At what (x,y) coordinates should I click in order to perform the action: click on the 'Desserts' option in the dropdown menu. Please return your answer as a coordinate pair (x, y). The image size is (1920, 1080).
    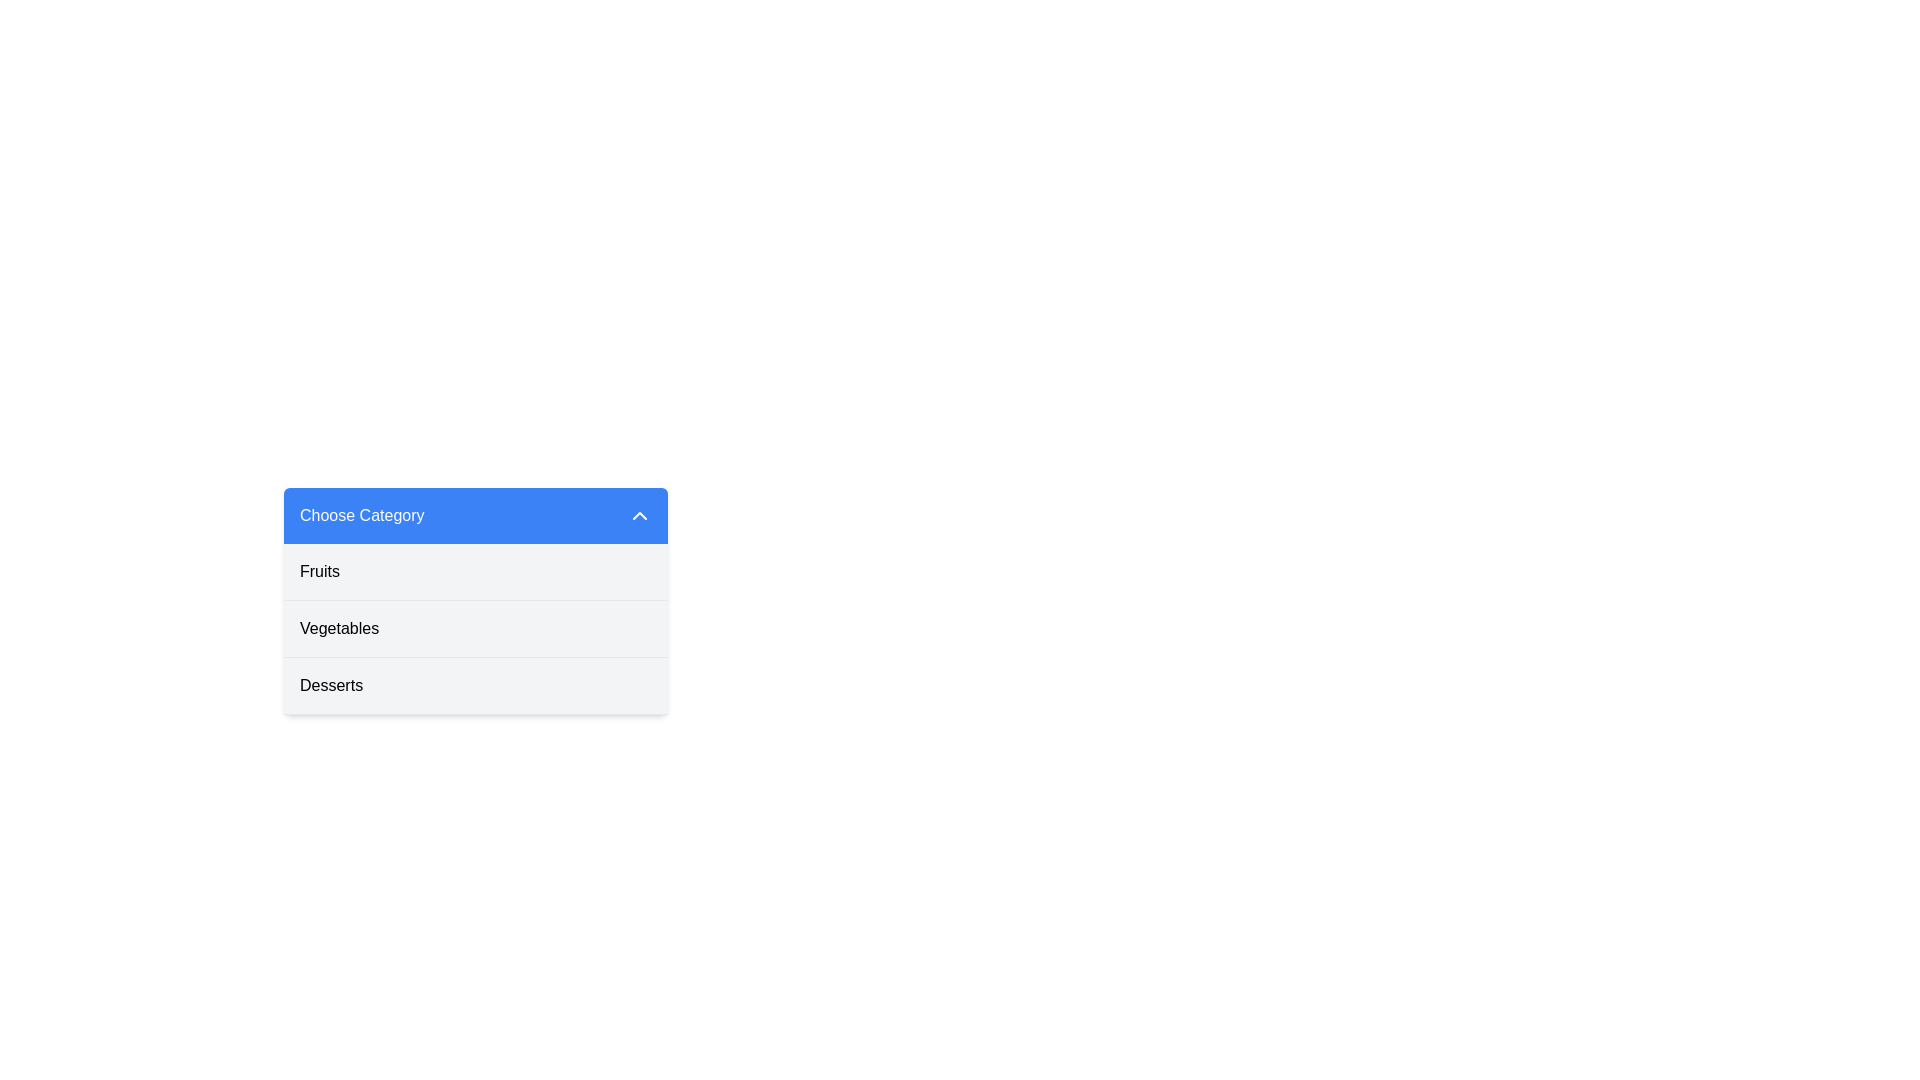
    Looking at the image, I should click on (474, 685).